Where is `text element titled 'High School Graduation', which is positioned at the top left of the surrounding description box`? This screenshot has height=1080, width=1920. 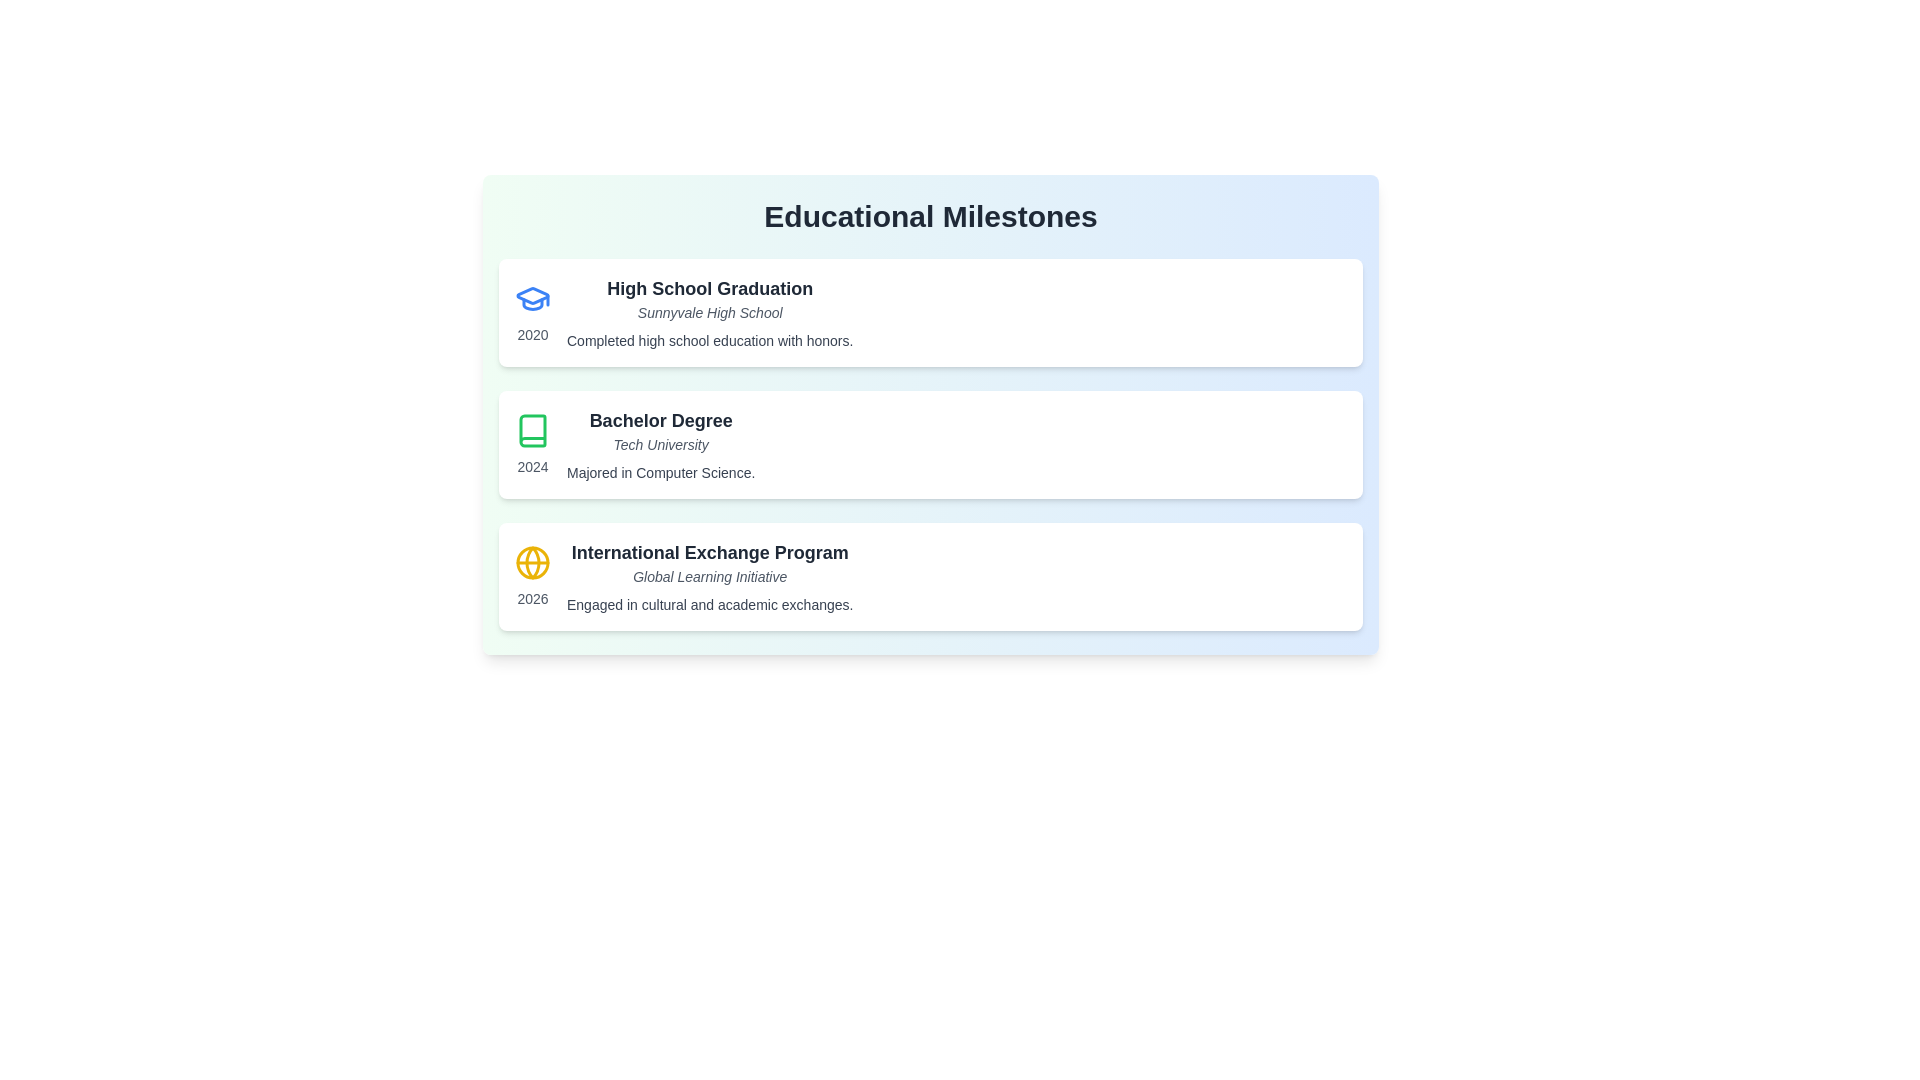
text element titled 'High School Graduation', which is positioned at the top left of the surrounding description box is located at coordinates (710, 289).